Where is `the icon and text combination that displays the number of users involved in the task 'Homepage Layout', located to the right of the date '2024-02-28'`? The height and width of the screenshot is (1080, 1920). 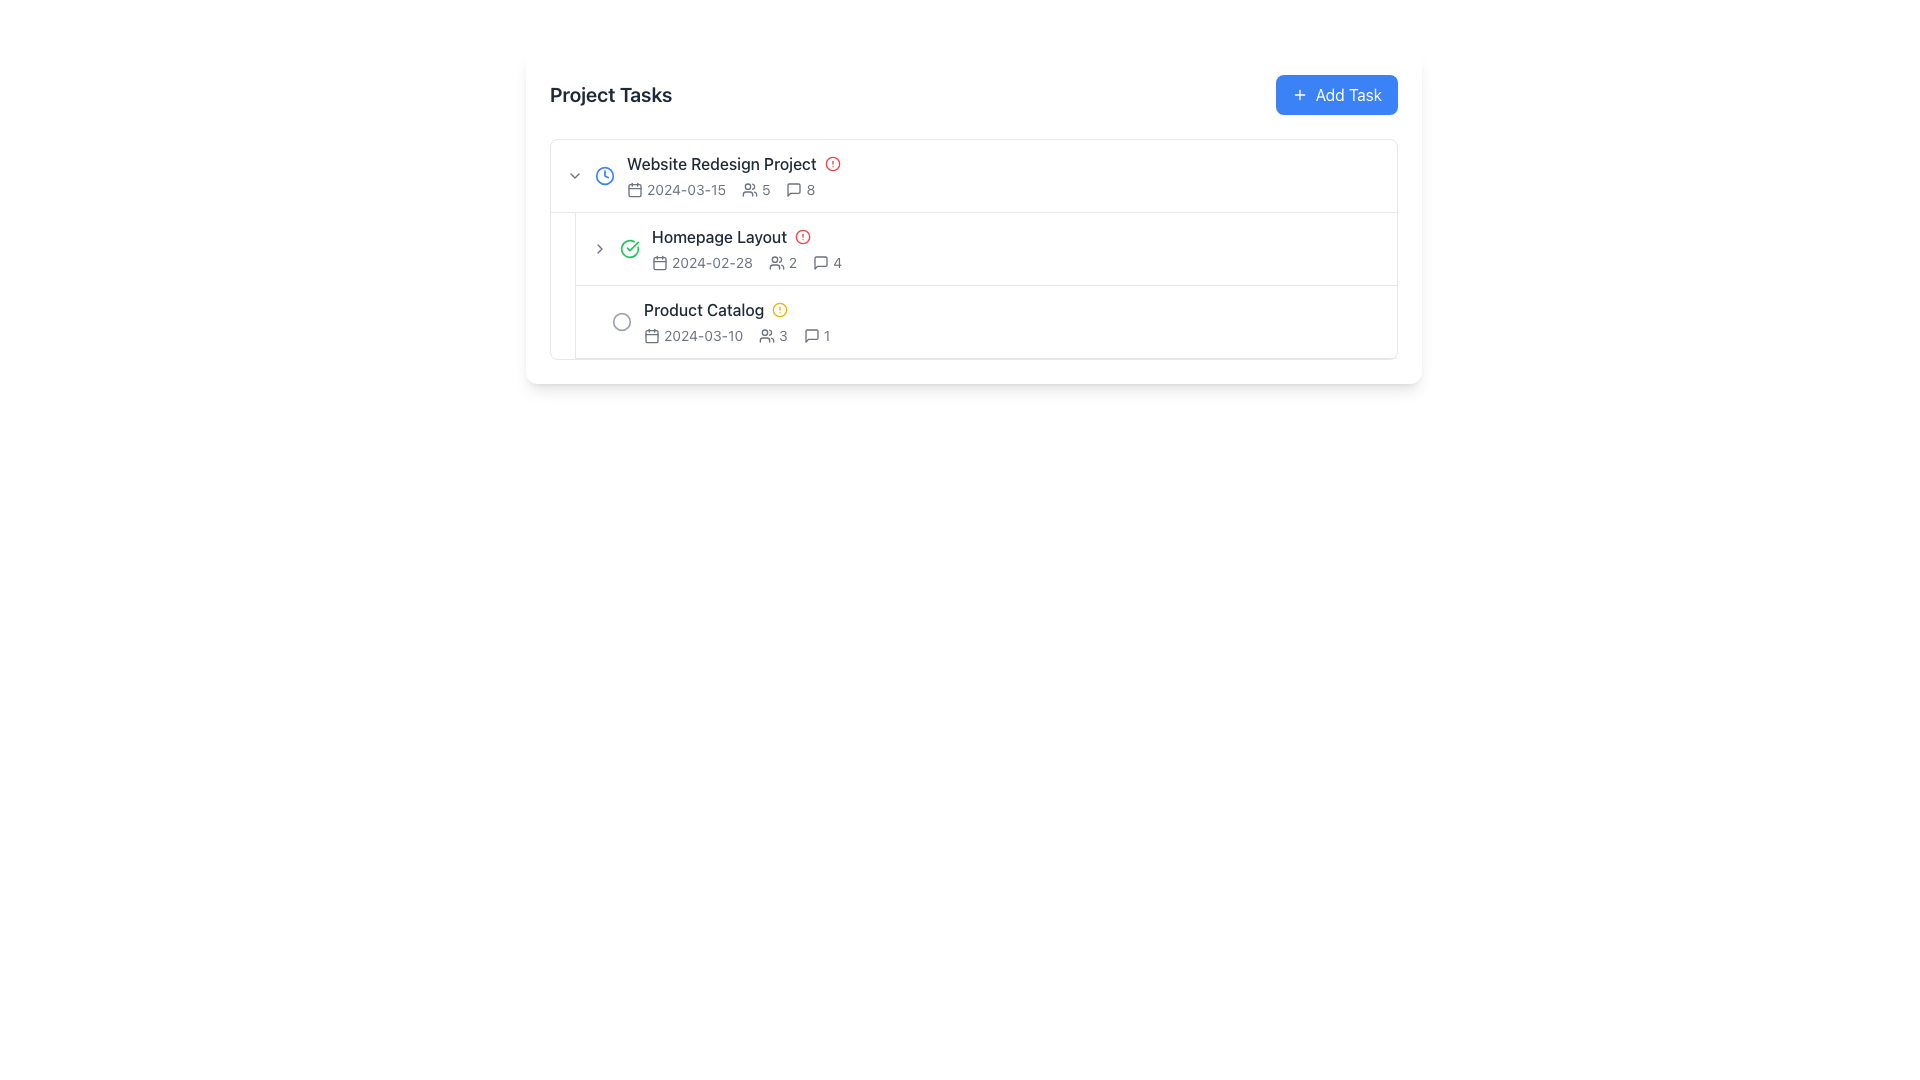
the icon and text combination that displays the number of users involved in the task 'Homepage Layout', located to the right of the date '2024-02-28' is located at coordinates (781, 261).